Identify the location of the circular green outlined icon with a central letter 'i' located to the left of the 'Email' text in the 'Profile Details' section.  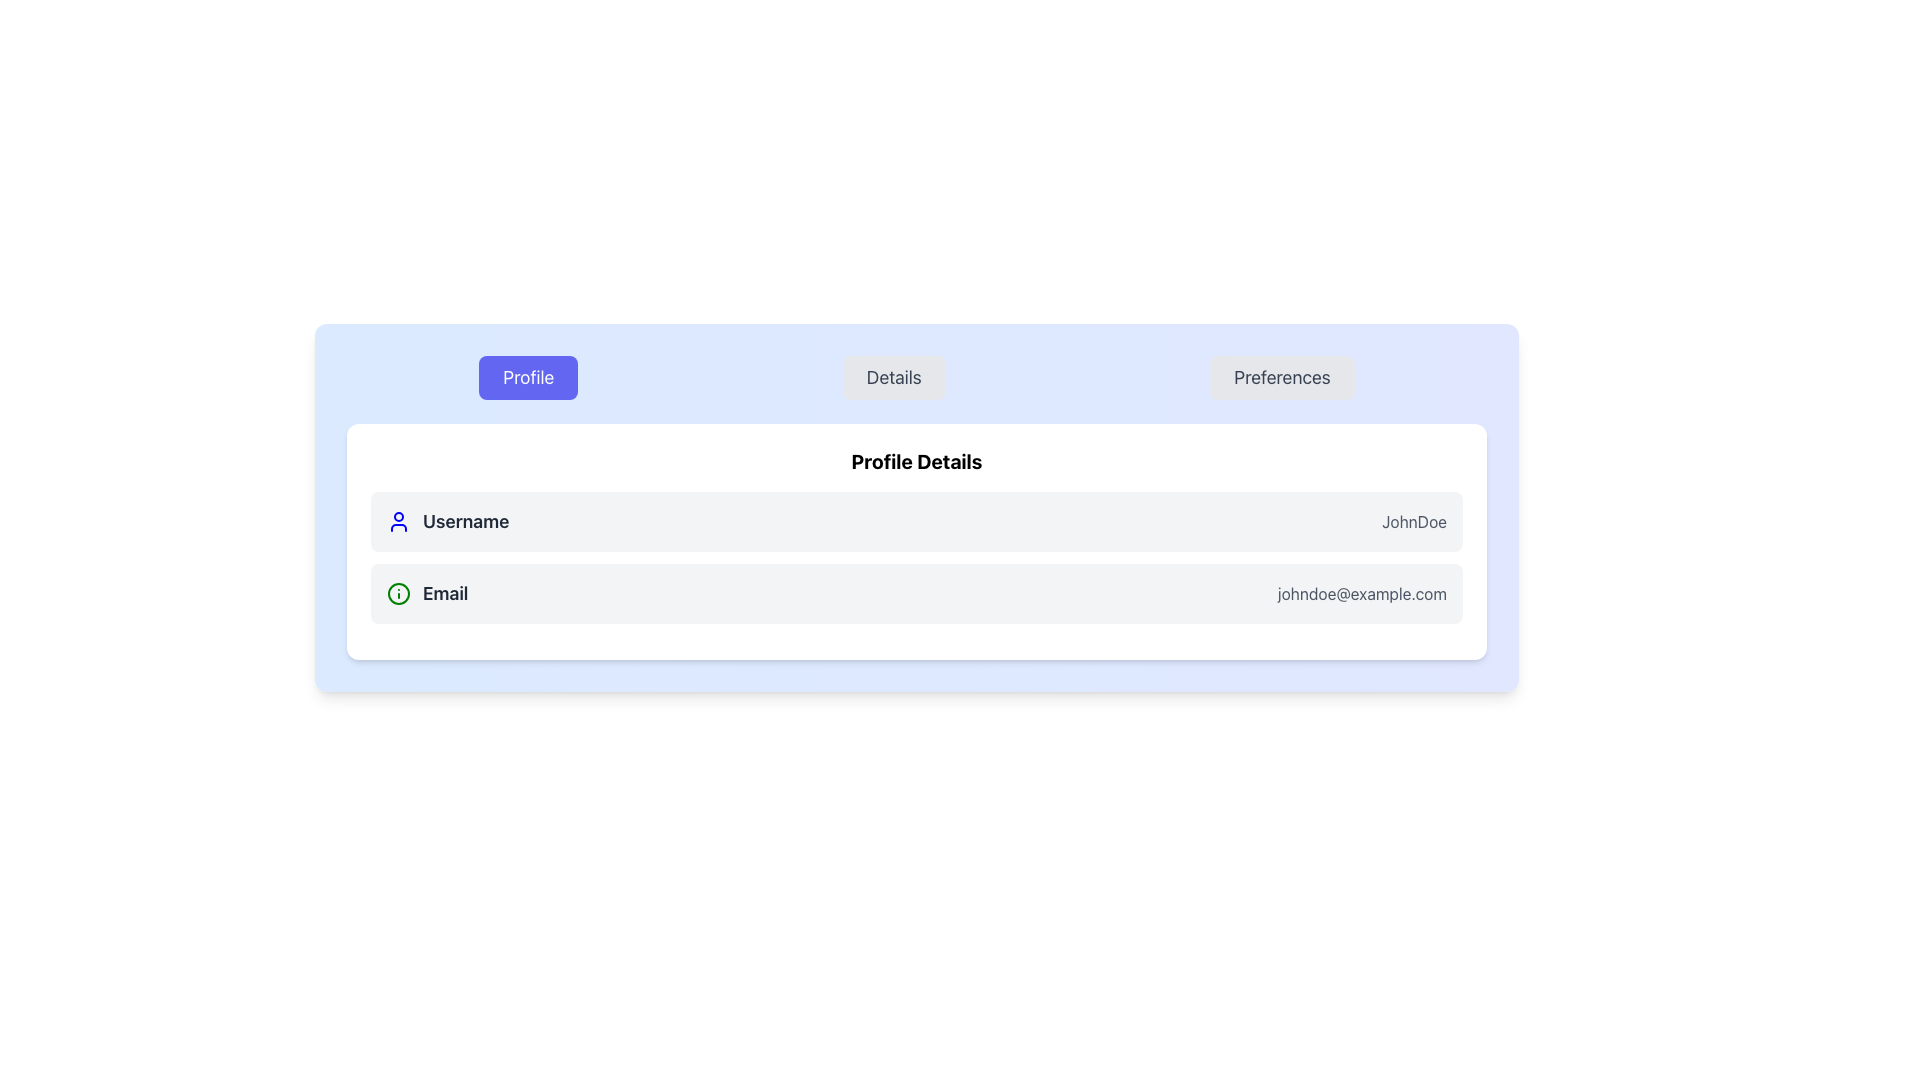
(398, 593).